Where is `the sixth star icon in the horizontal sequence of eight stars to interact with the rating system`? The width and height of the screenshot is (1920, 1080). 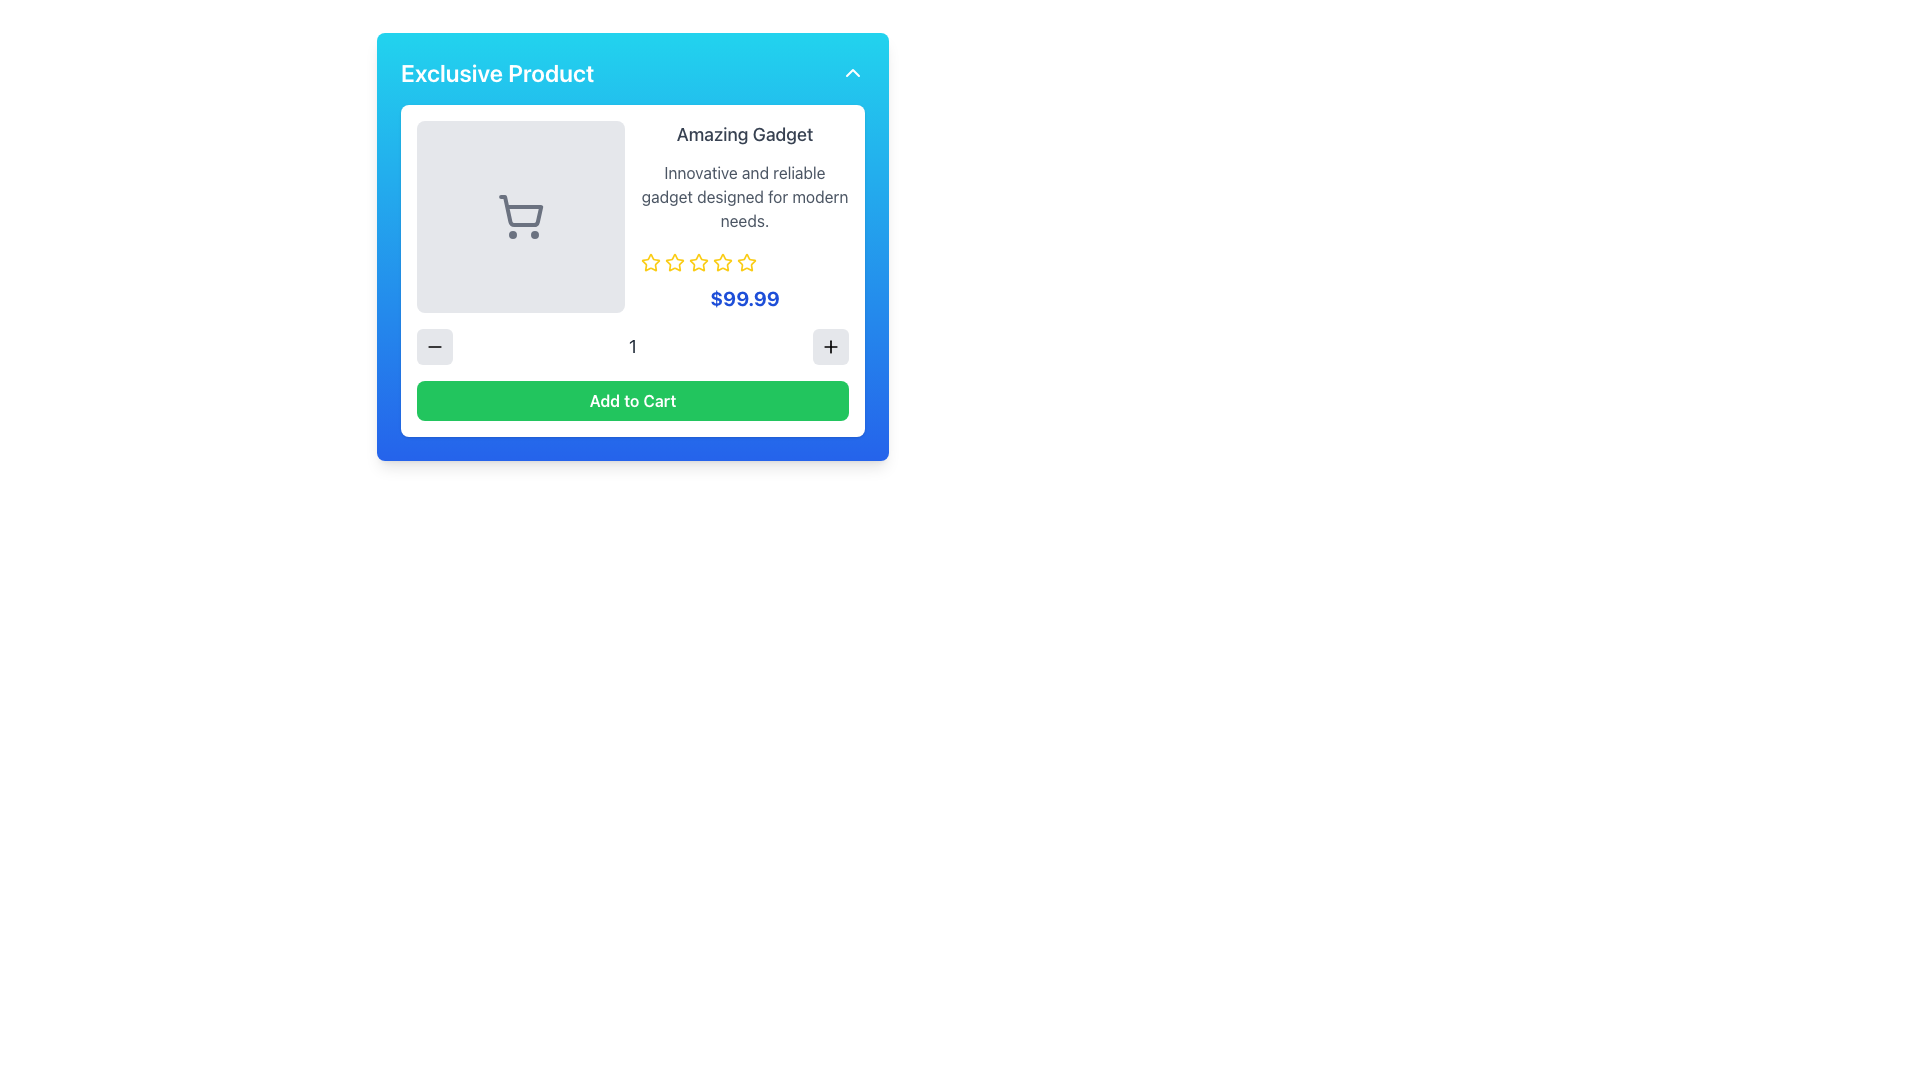
the sixth star icon in the horizontal sequence of eight stars to interact with the rating system is located at coordinates (722, 261).